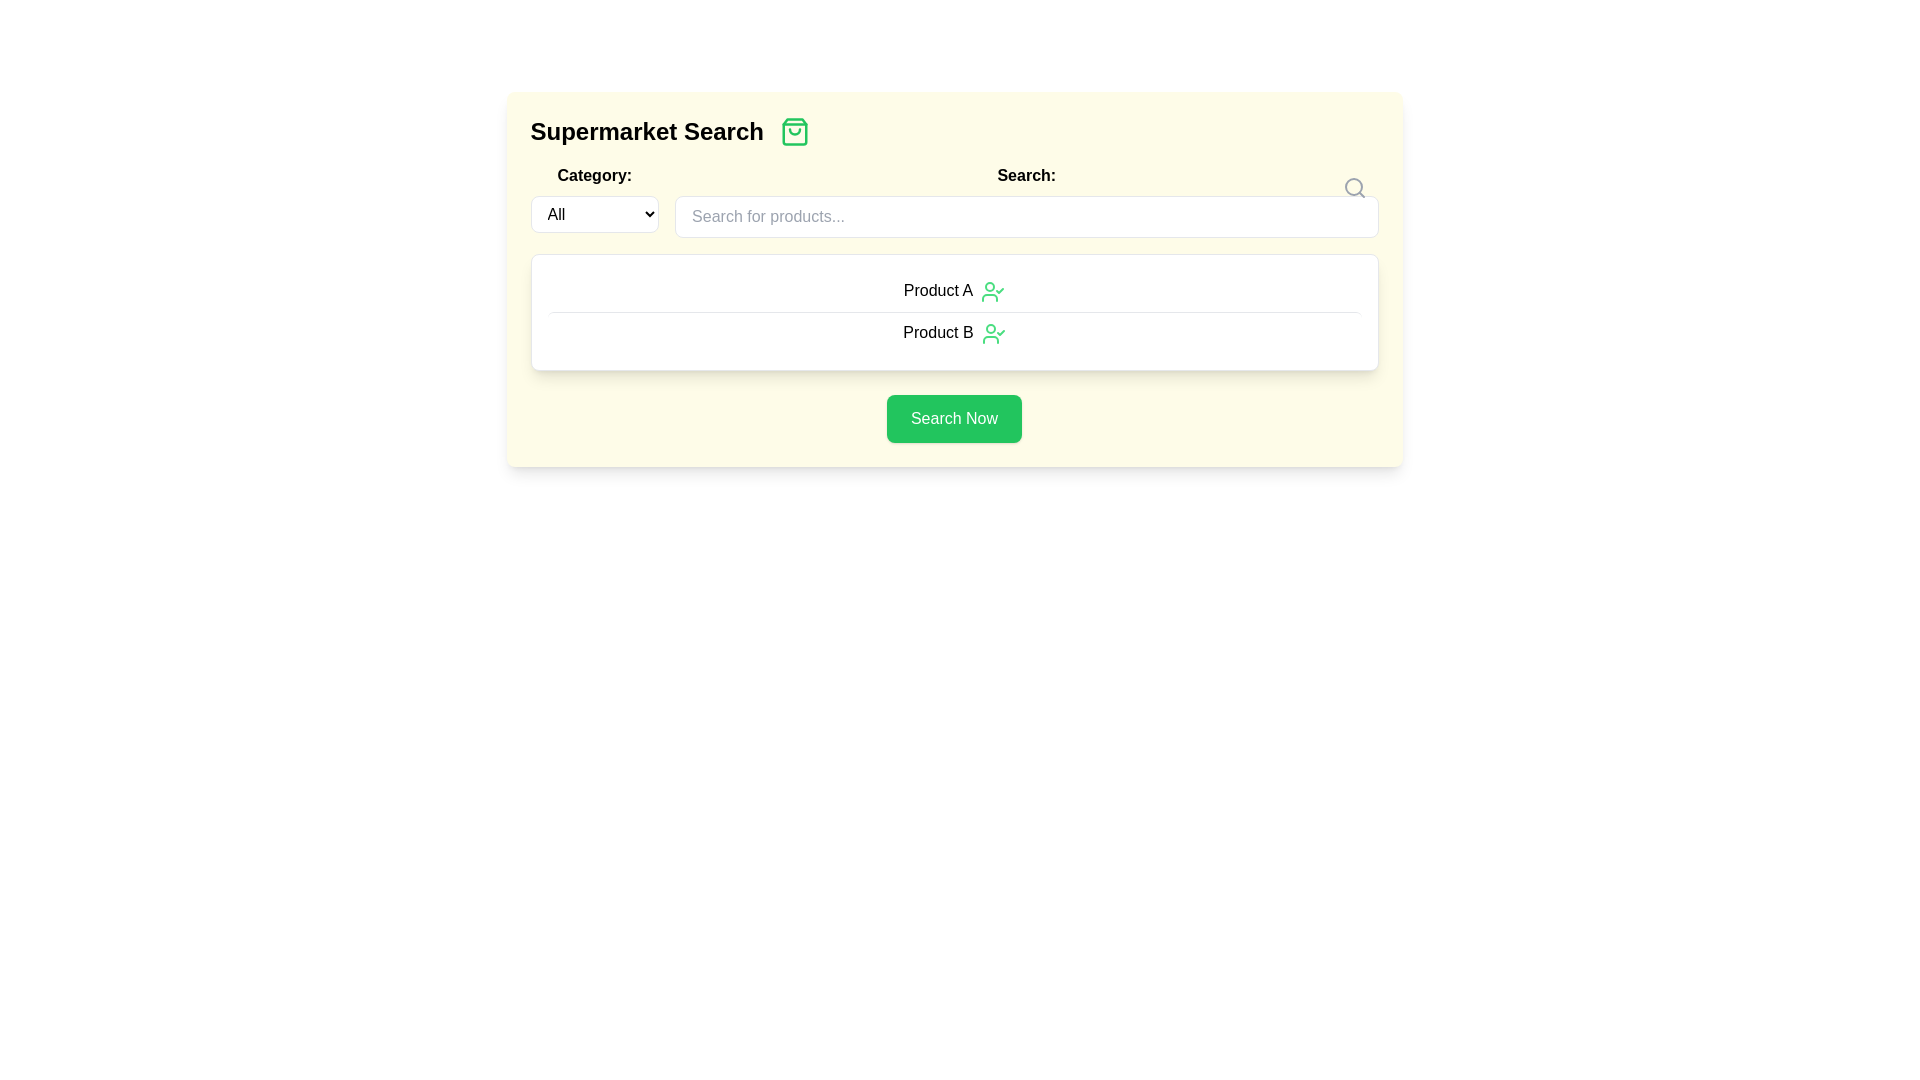 The image size is (1920, 1080). What do you see at coordinates (593, 200) in the screenshot?
I see `the dropdown menu for keyboard navigation` at bounding box center [593, 200].